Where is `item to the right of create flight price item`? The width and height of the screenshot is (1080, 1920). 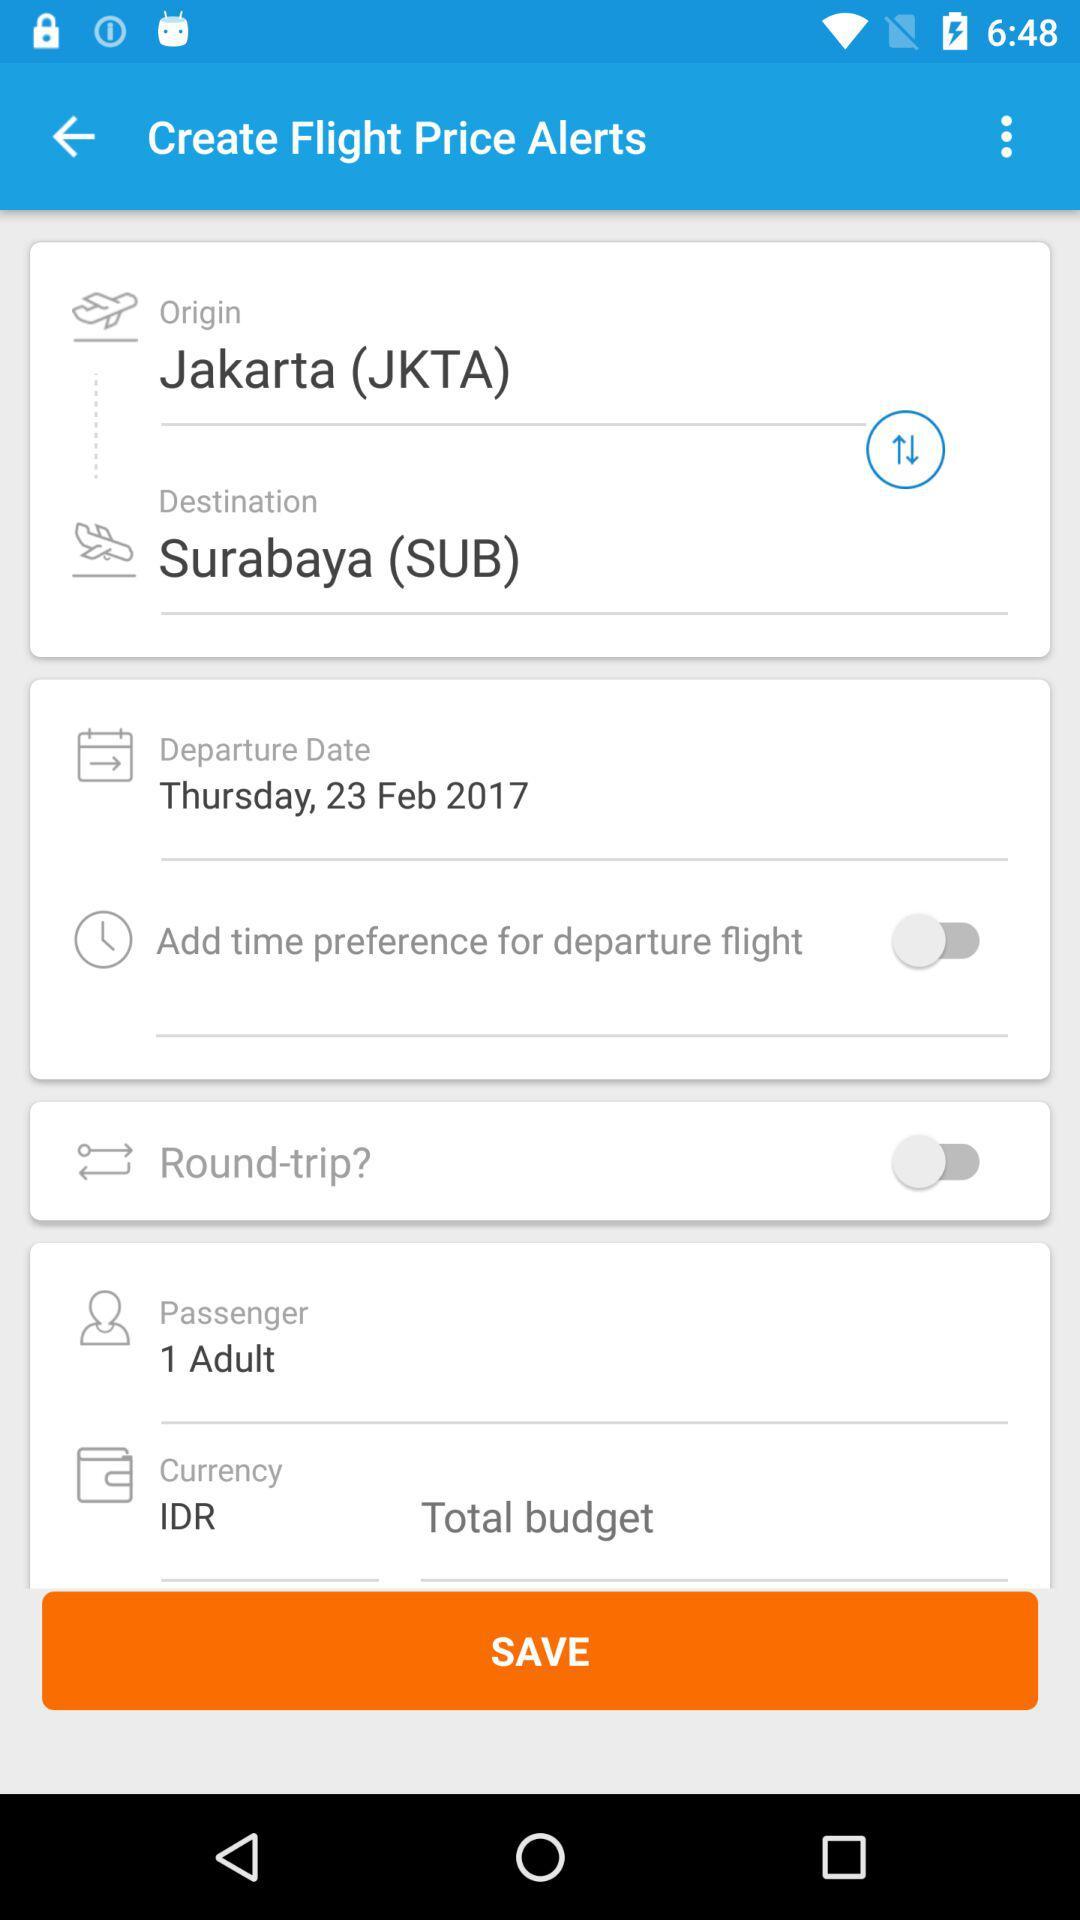 item to the right of create flight price item is located at coordinates (1006, 135).